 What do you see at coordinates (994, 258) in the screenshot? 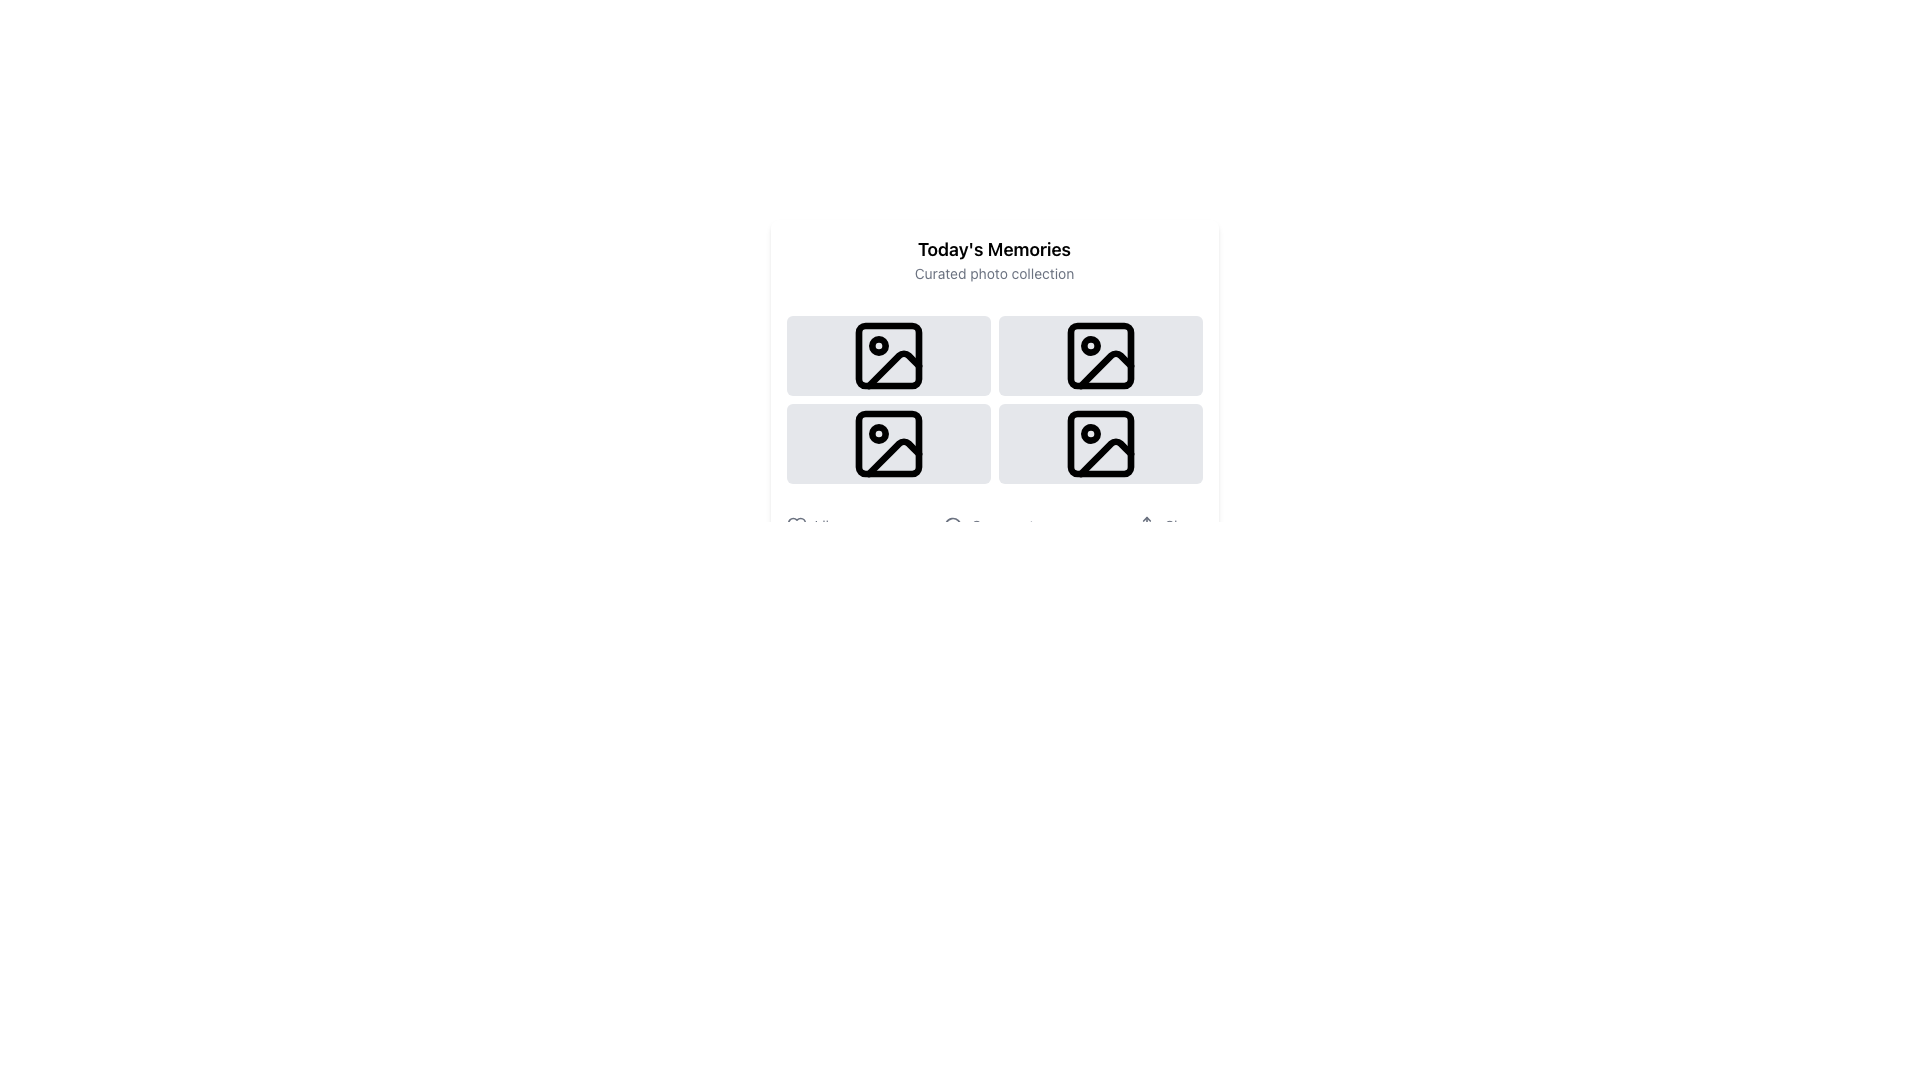
I see `the text block titled 'Today's Memories' which serves as the header for the curated photo collection` at bounding box center [994, 258].